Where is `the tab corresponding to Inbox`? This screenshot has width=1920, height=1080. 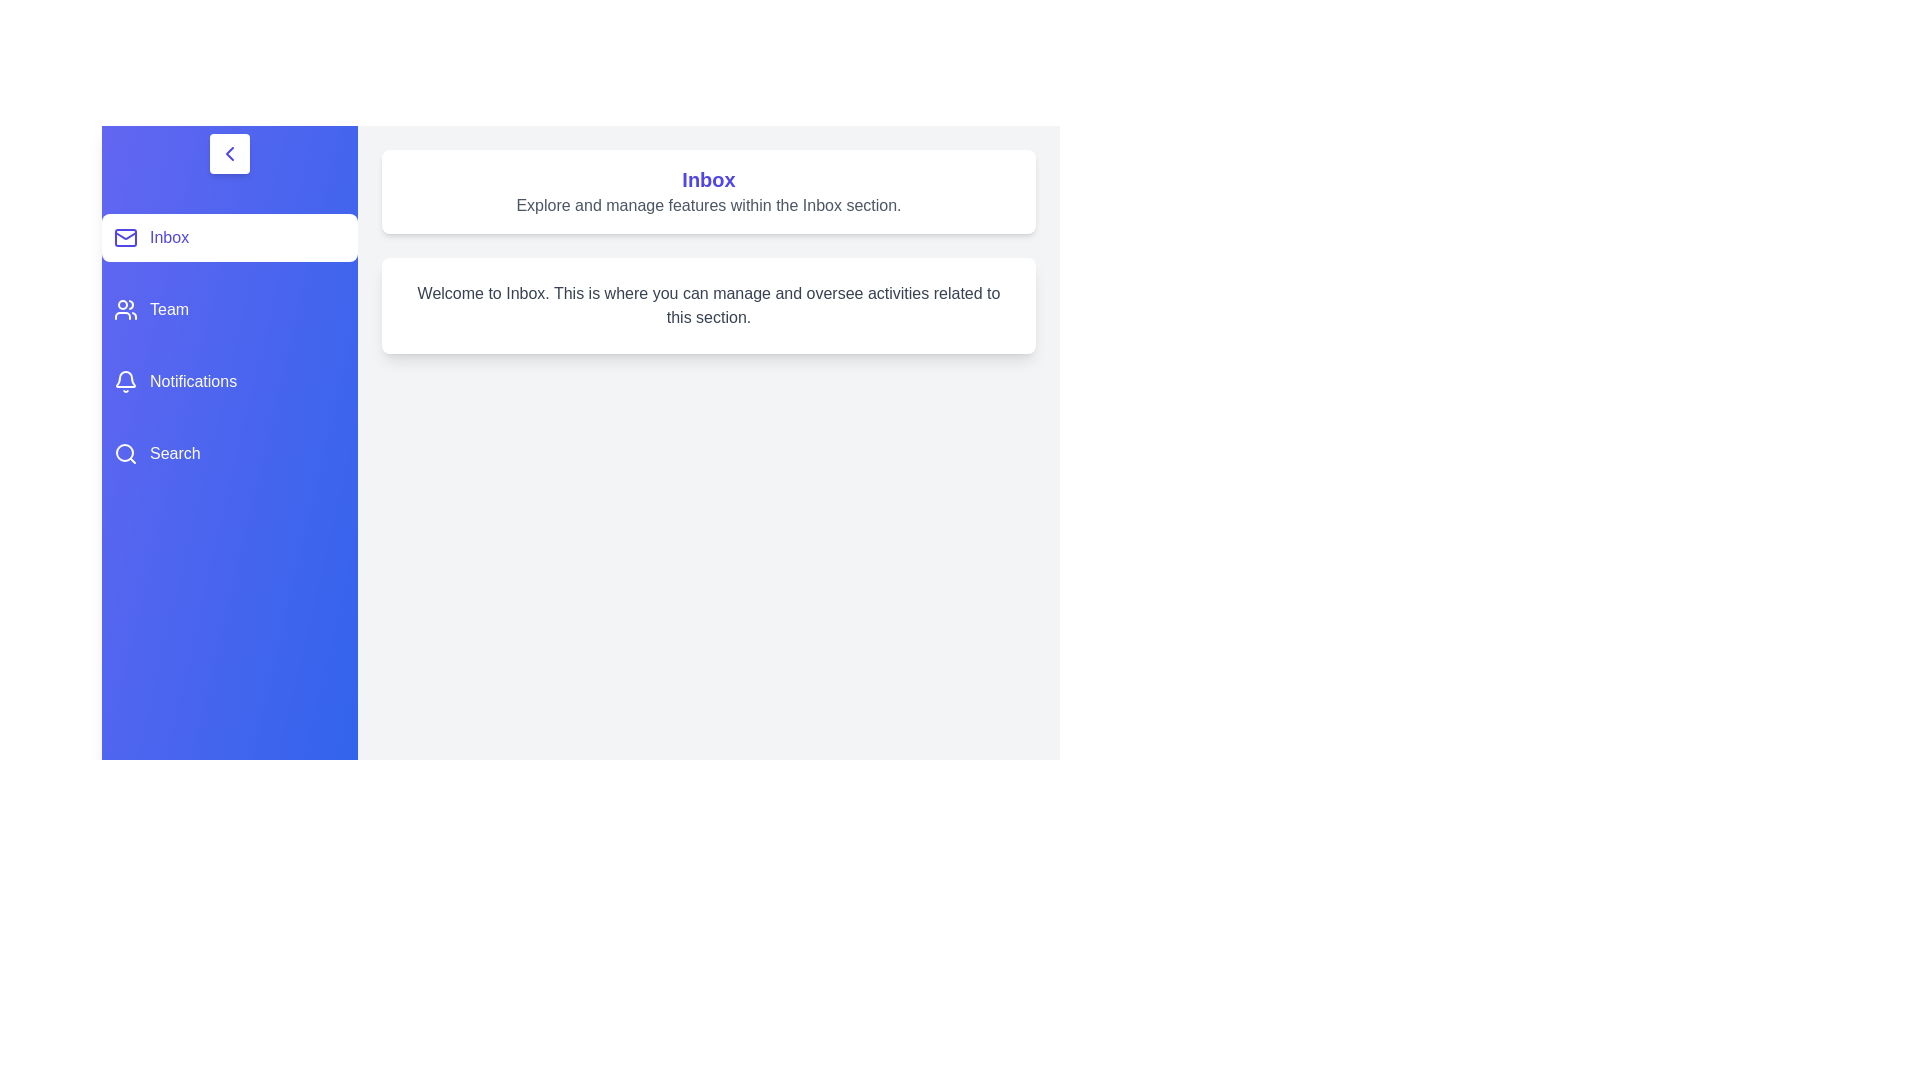
the tab corresponding to Inbox is located at coordinates (230, 237).